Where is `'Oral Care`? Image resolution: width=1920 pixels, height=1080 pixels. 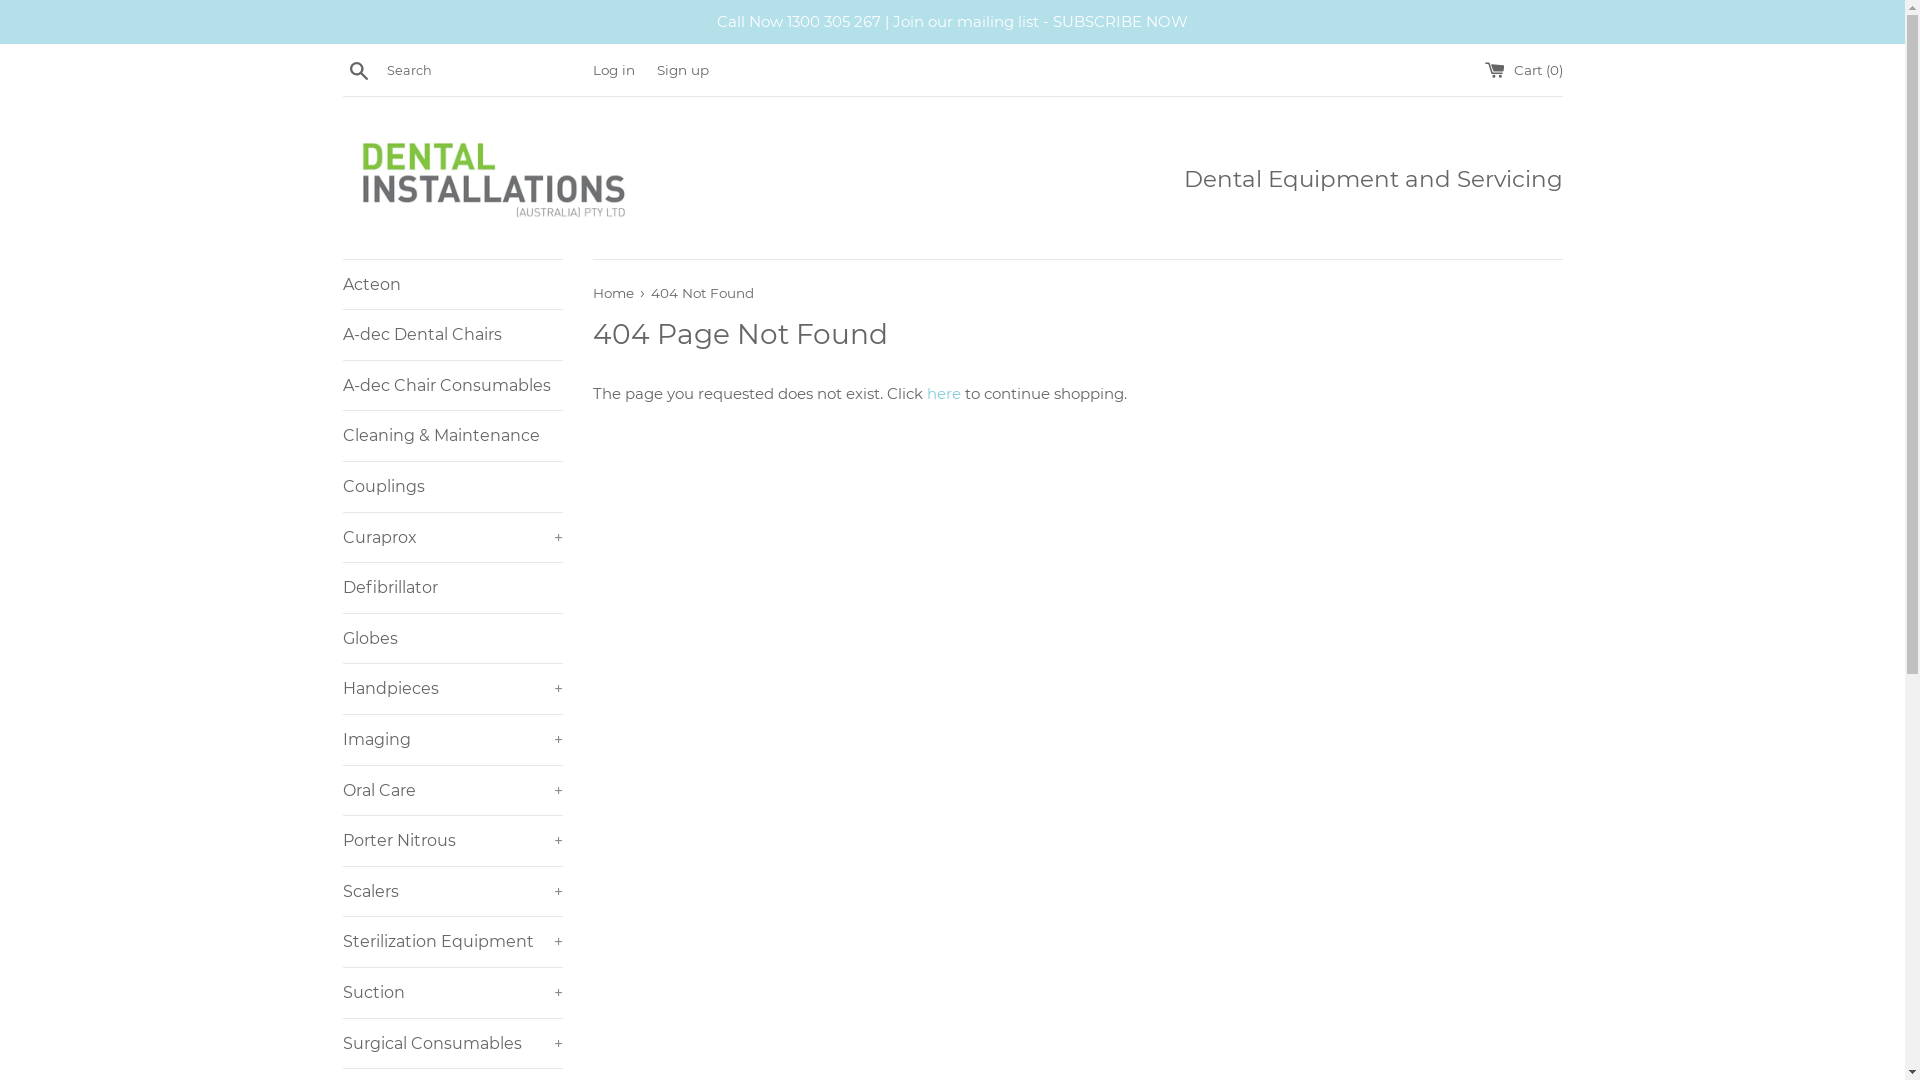
'Oral Care is located at coordinates (450, 789).